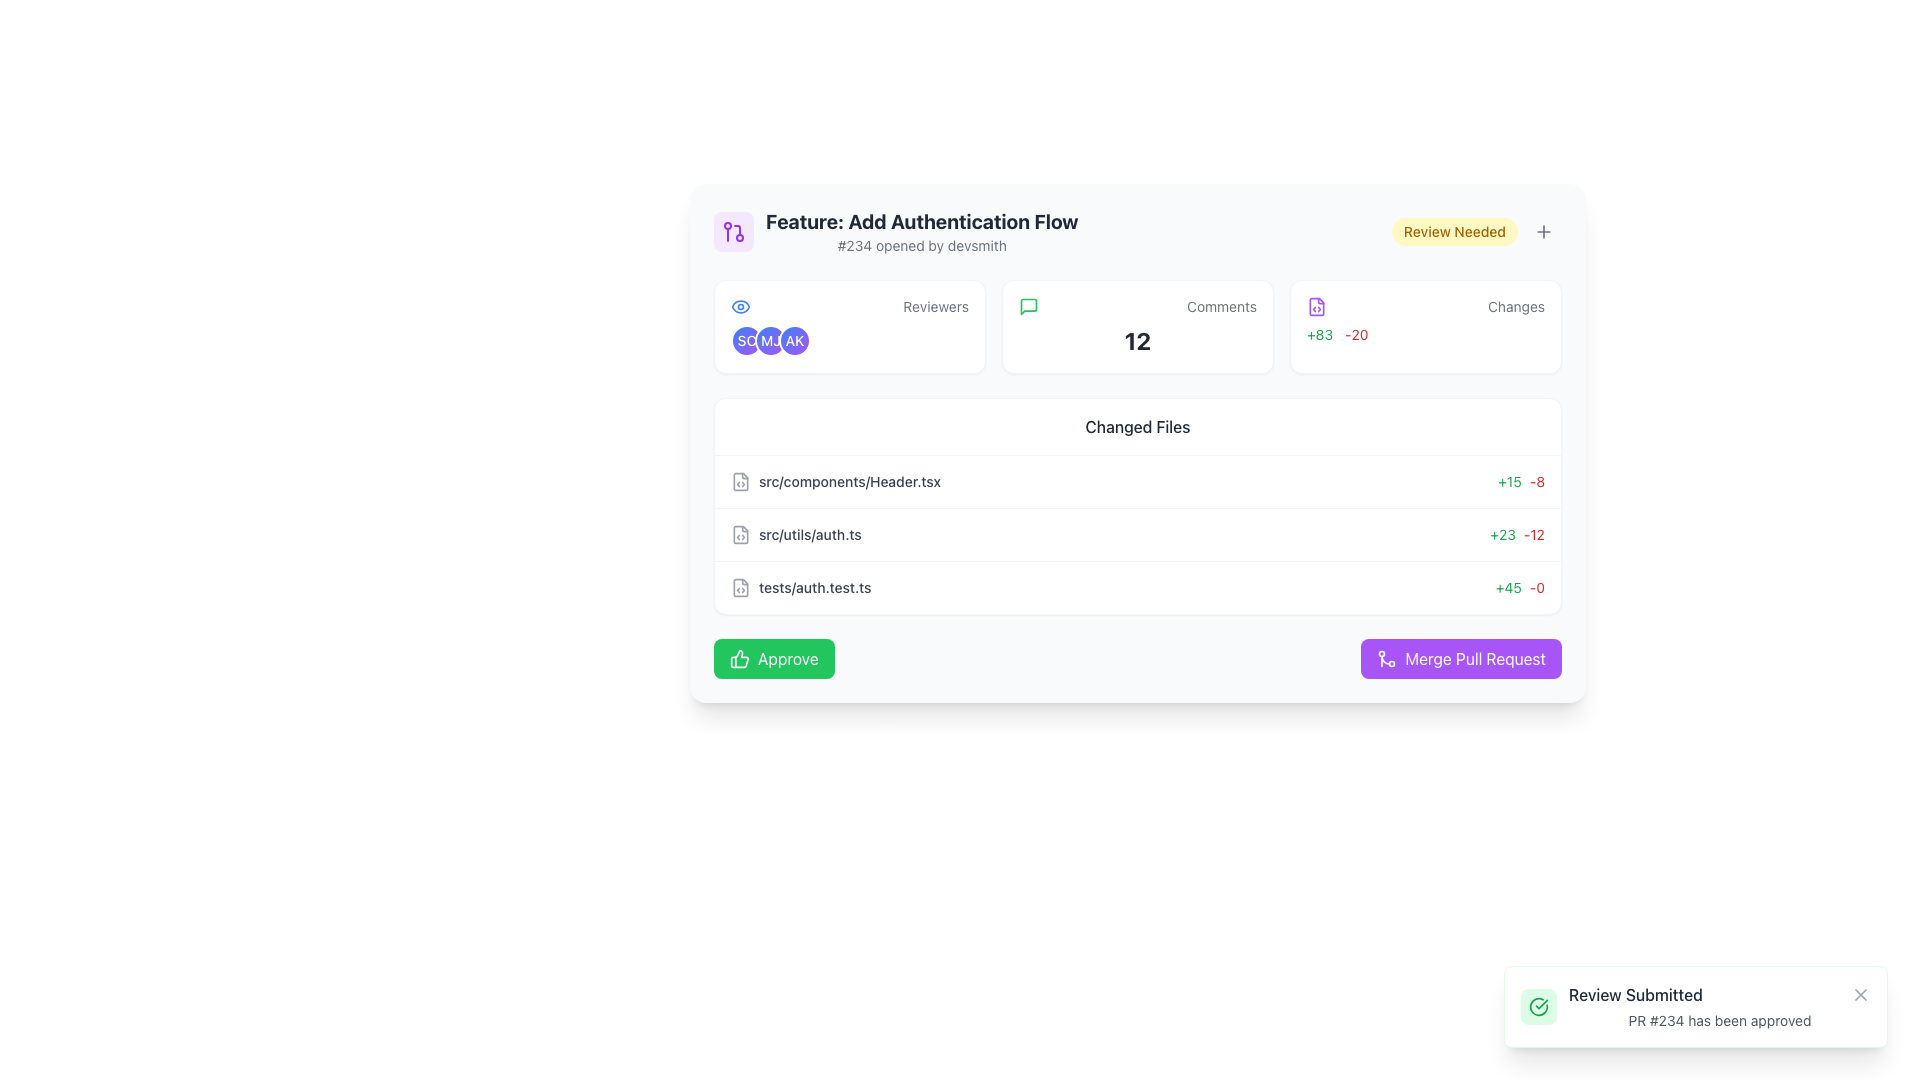 The image size is (1920, 1080). What do you see at coordinates (1520, 586) in the screenshot?
I see `the label indicating the number of added and removed lines in the code review interface, located to the right of the file name 'tests/auth.test.ts' in the 'Changed Files' section` at bounding box center [1520, 586].